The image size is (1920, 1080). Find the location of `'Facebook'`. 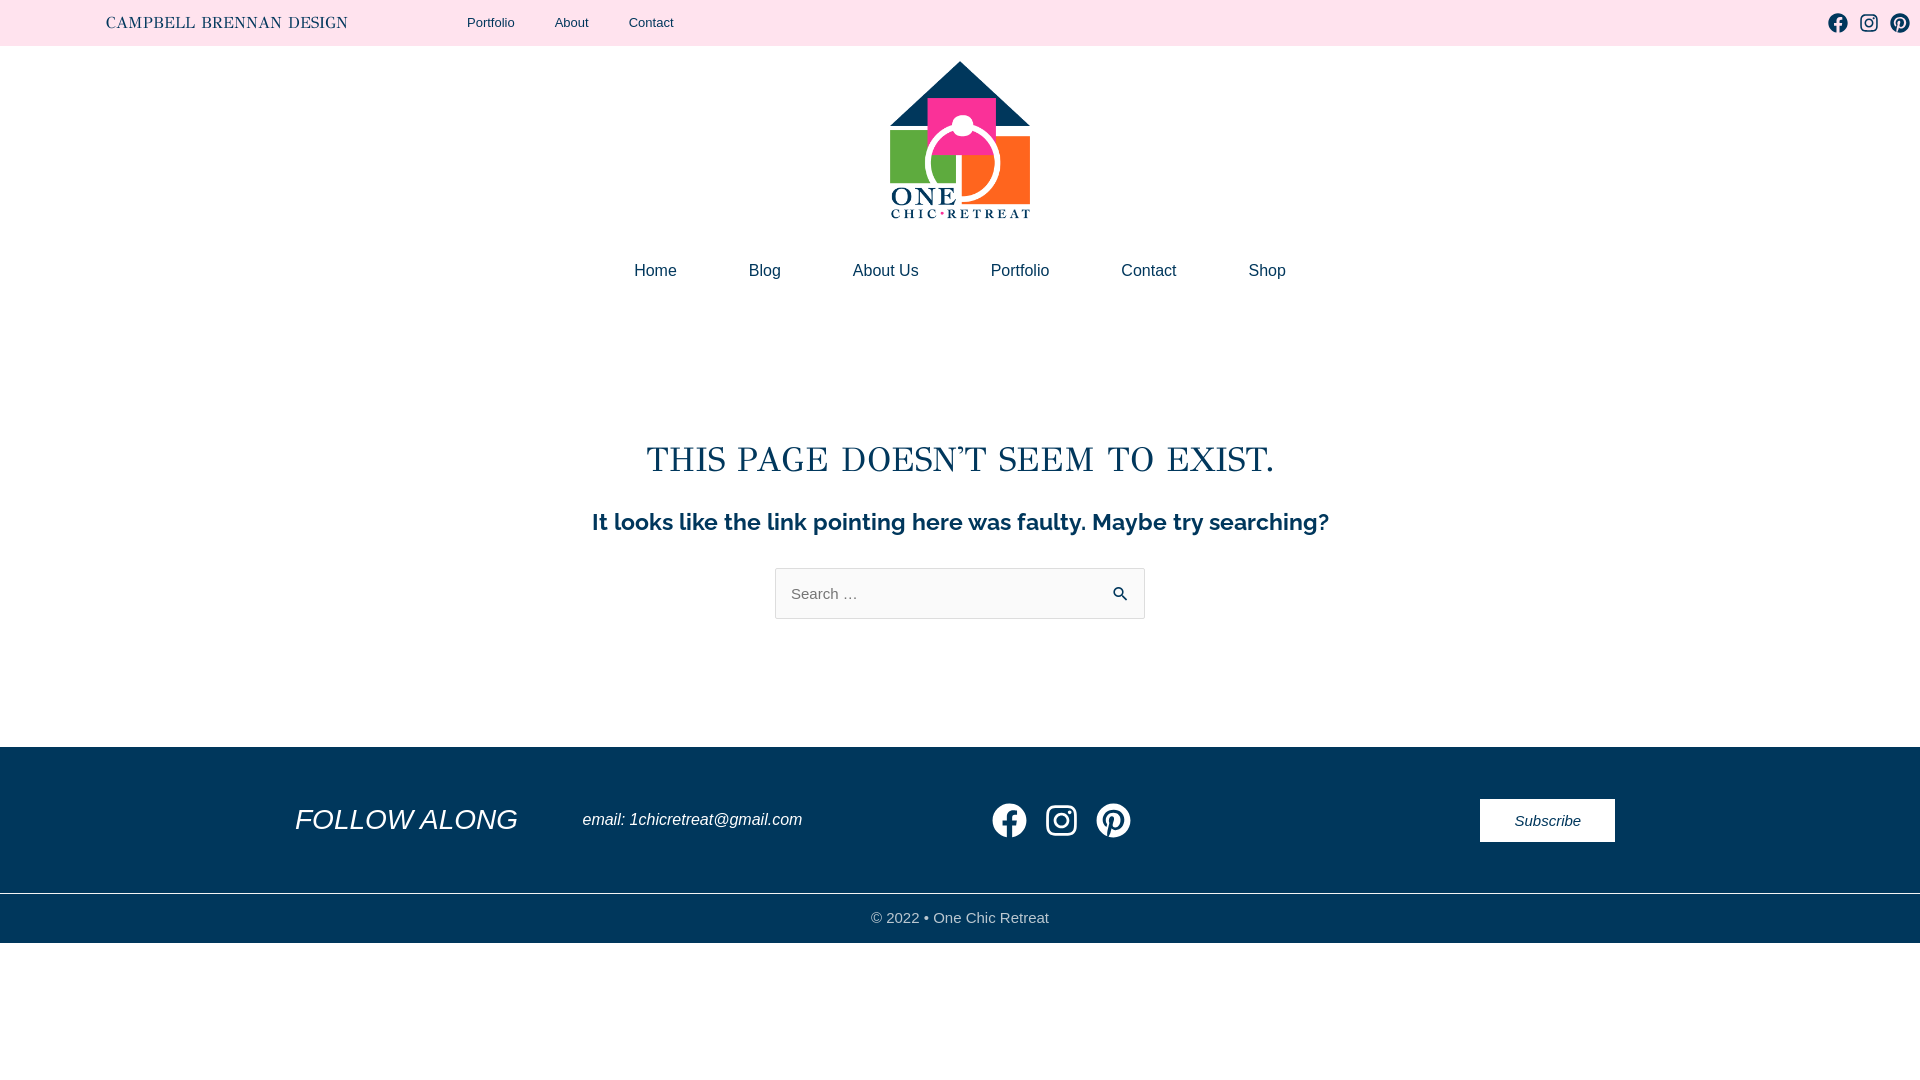

'Facebook' is located at coordinates (1838, 23).